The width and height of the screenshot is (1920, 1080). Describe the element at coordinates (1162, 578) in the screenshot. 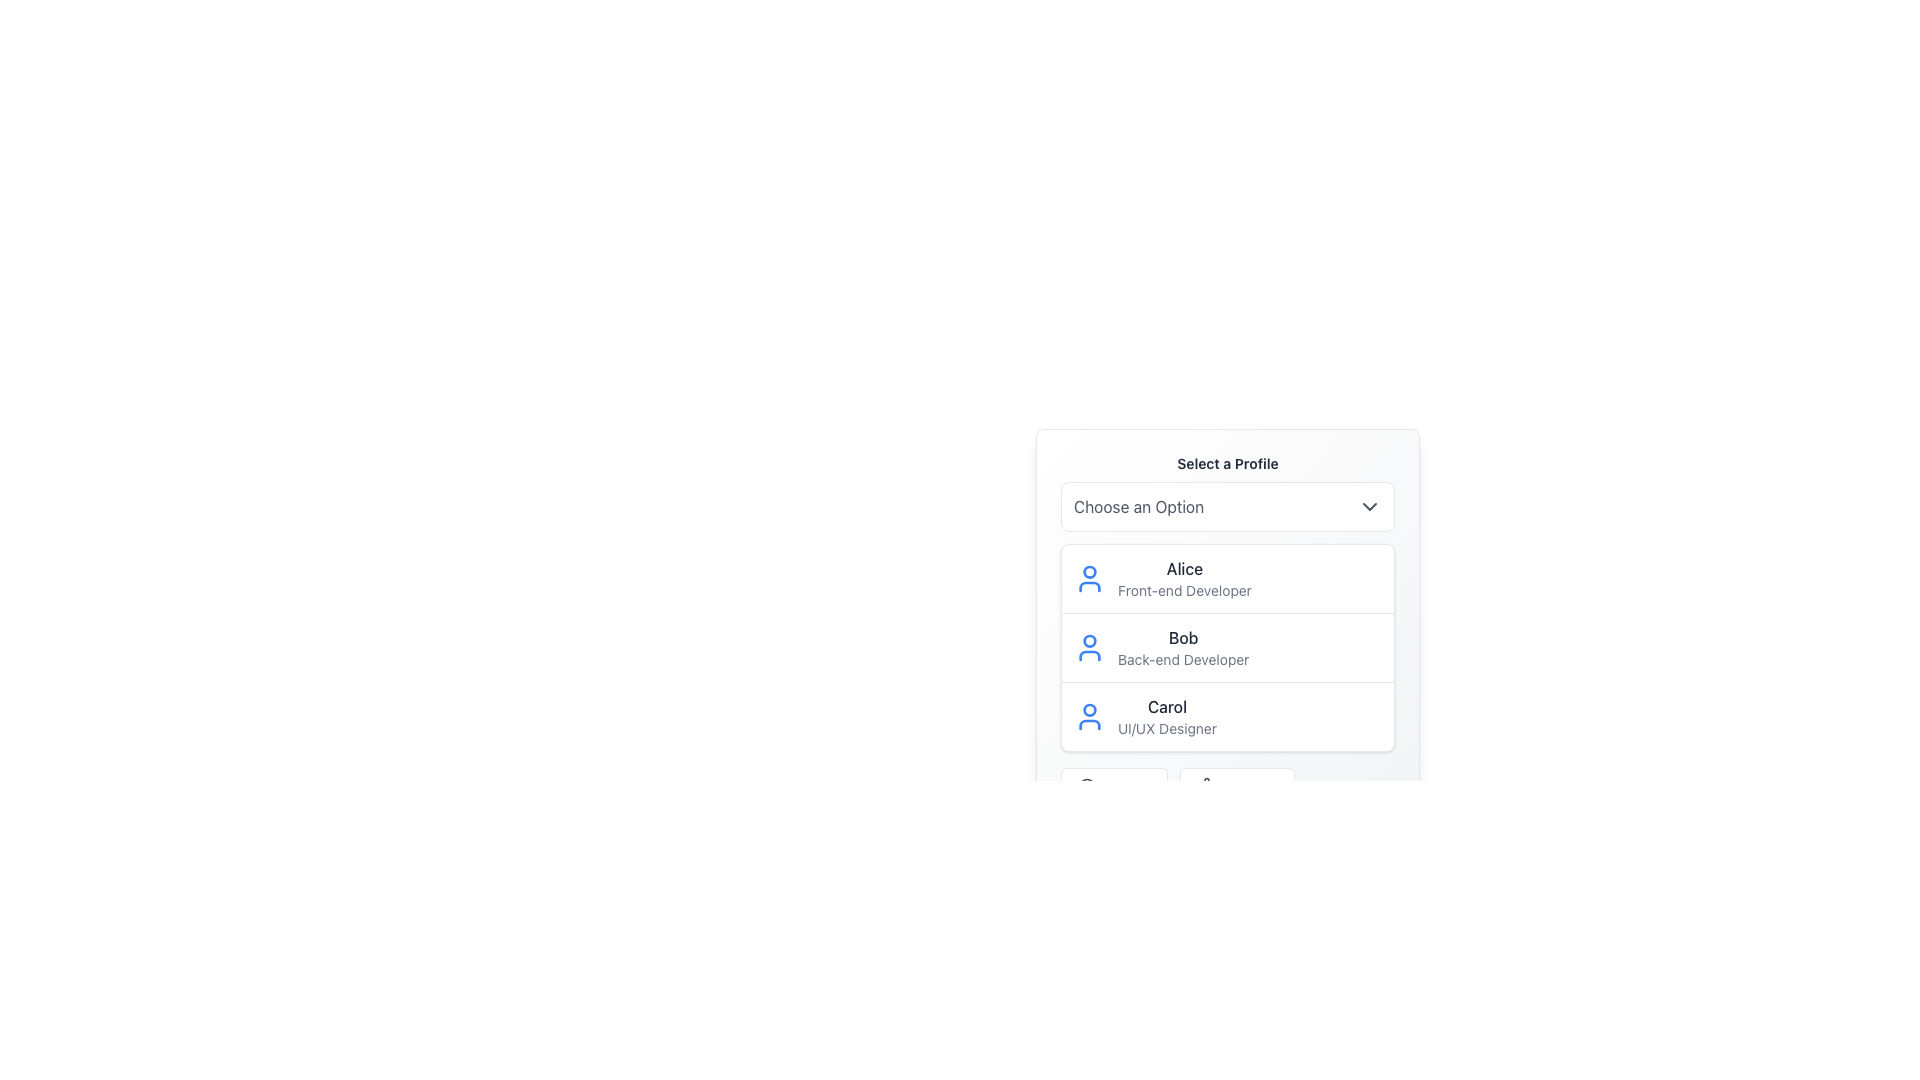

I see `the profile item for 'Alice', which is the first item in the list and contains a blue user silhouette icon and the text 'Alice' with the label 'Front-end Developer'` at that location.